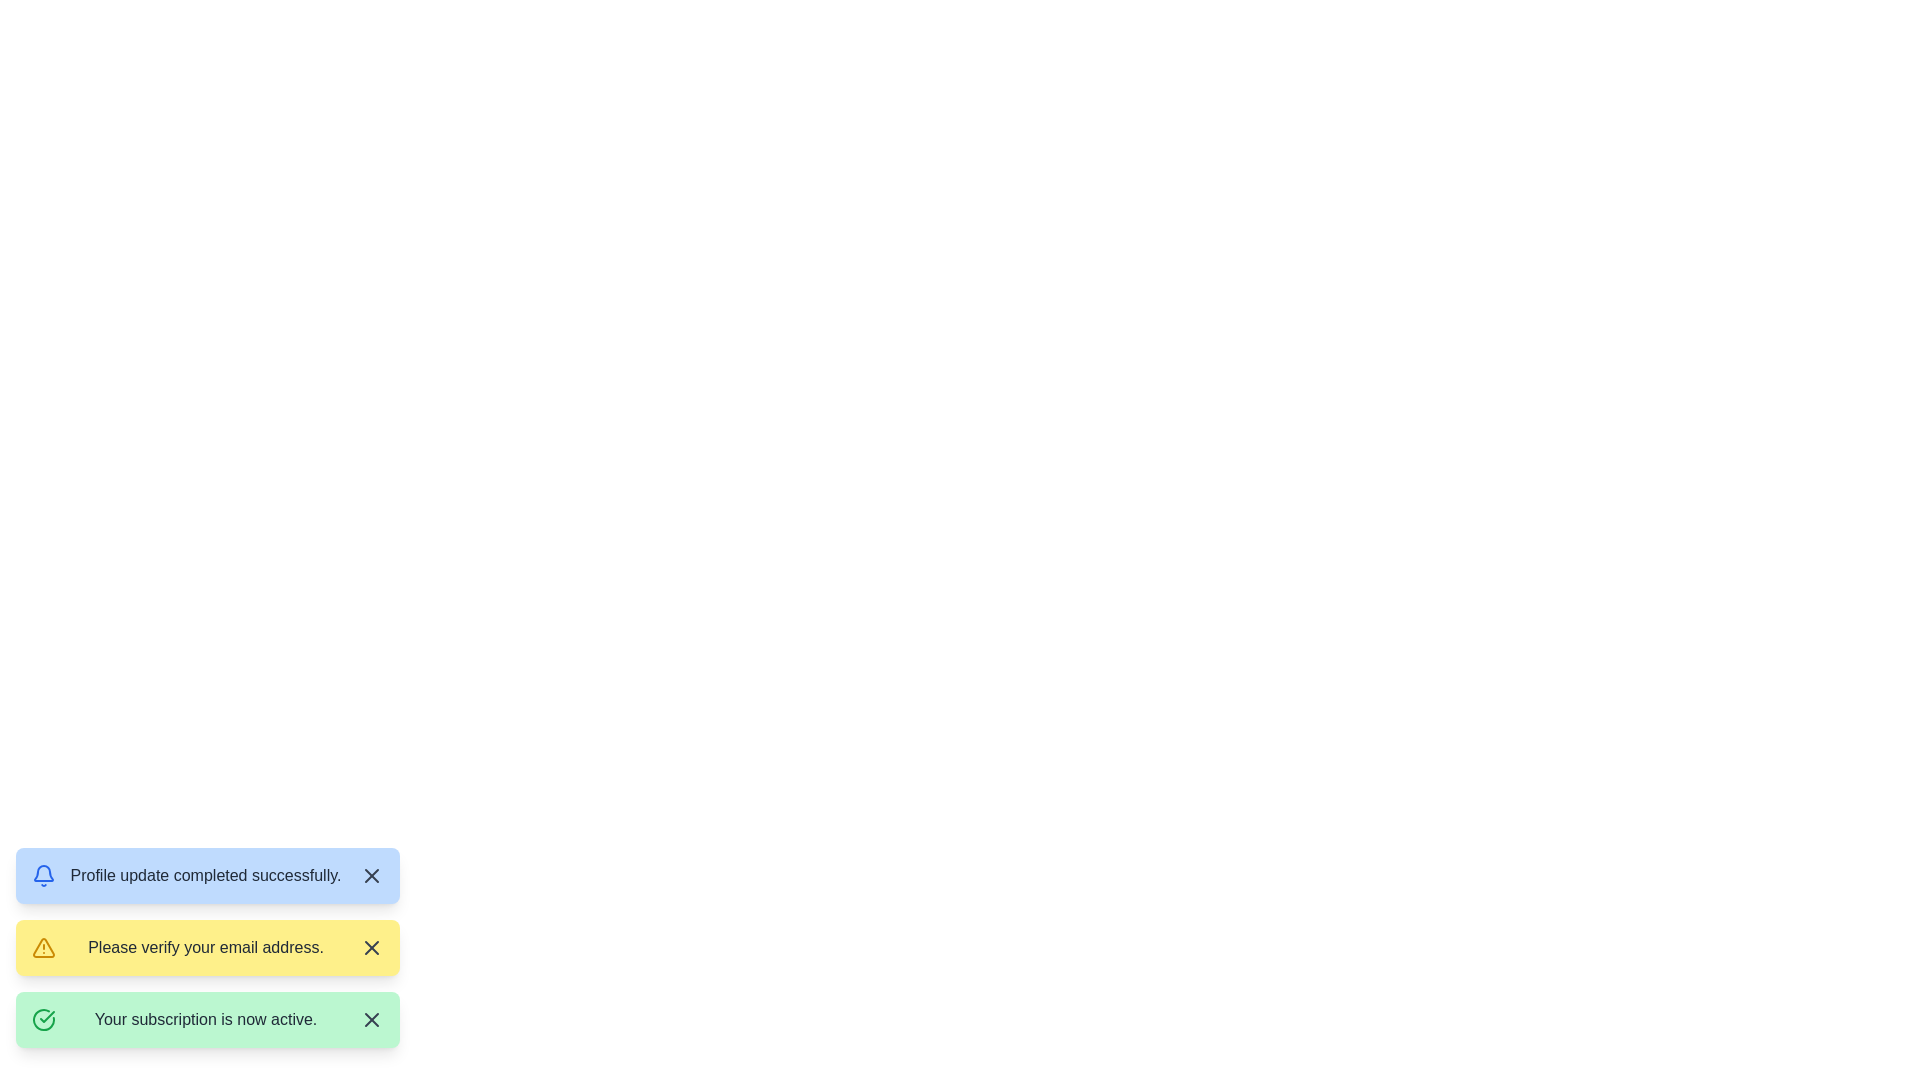  What do you see at coordinates (207, 1019) in the screenshot?
I see `the close button on the third alert notification card in the bottom-left corner` at bounding box center [207, 1019].